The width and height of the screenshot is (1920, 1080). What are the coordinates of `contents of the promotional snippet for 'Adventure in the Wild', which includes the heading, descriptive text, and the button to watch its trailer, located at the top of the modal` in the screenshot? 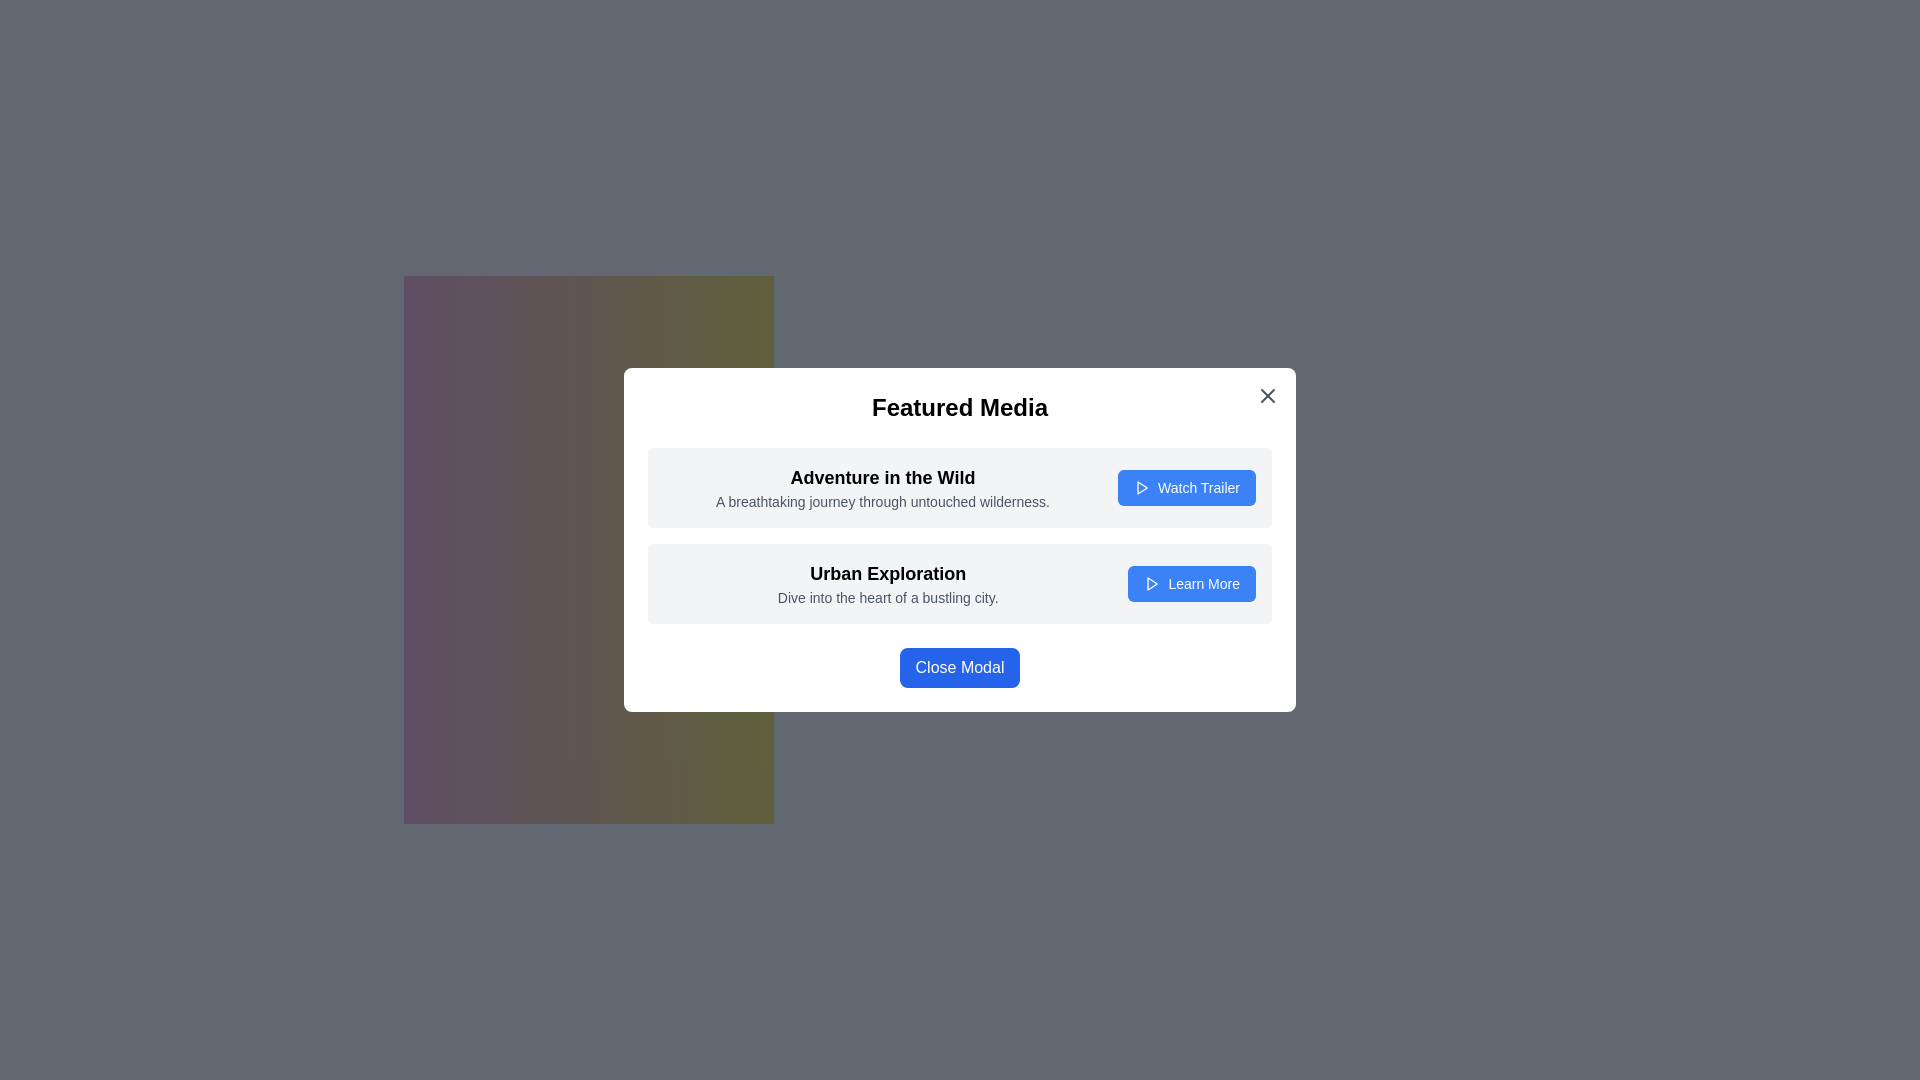 It's located at (960, 488).